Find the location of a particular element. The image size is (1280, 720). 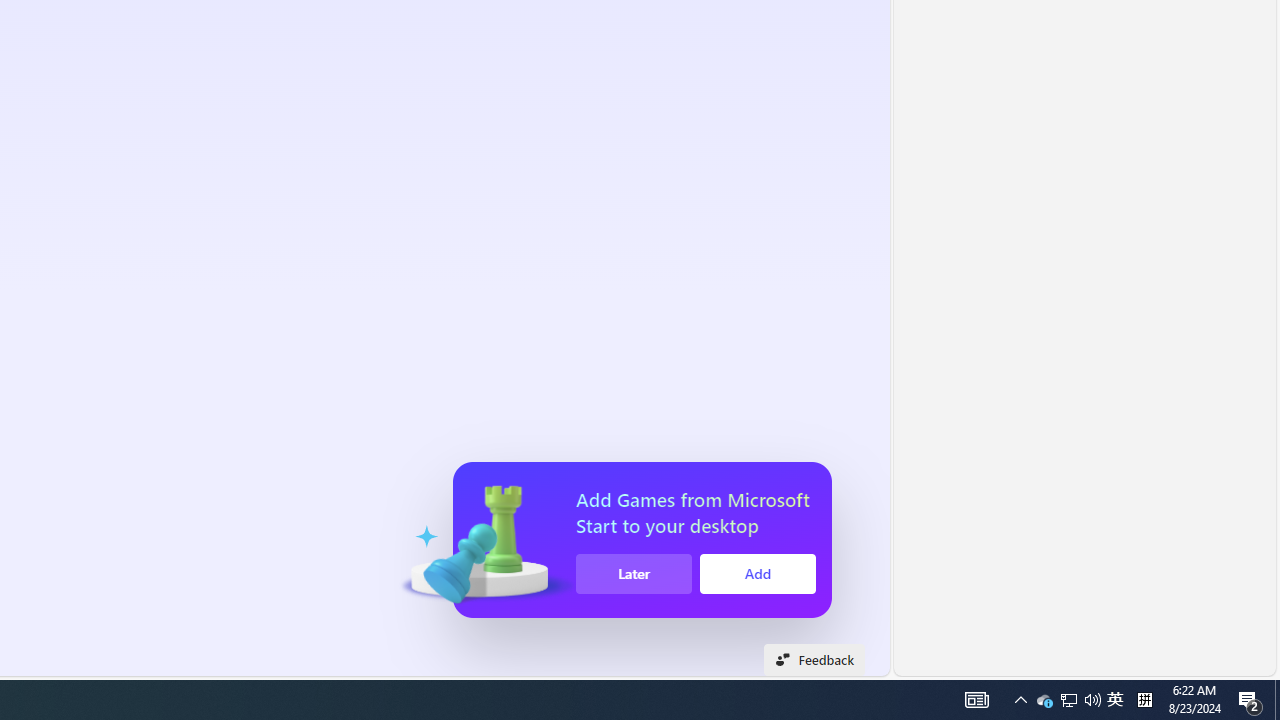

'Add' is located at coordinates (756, 573).